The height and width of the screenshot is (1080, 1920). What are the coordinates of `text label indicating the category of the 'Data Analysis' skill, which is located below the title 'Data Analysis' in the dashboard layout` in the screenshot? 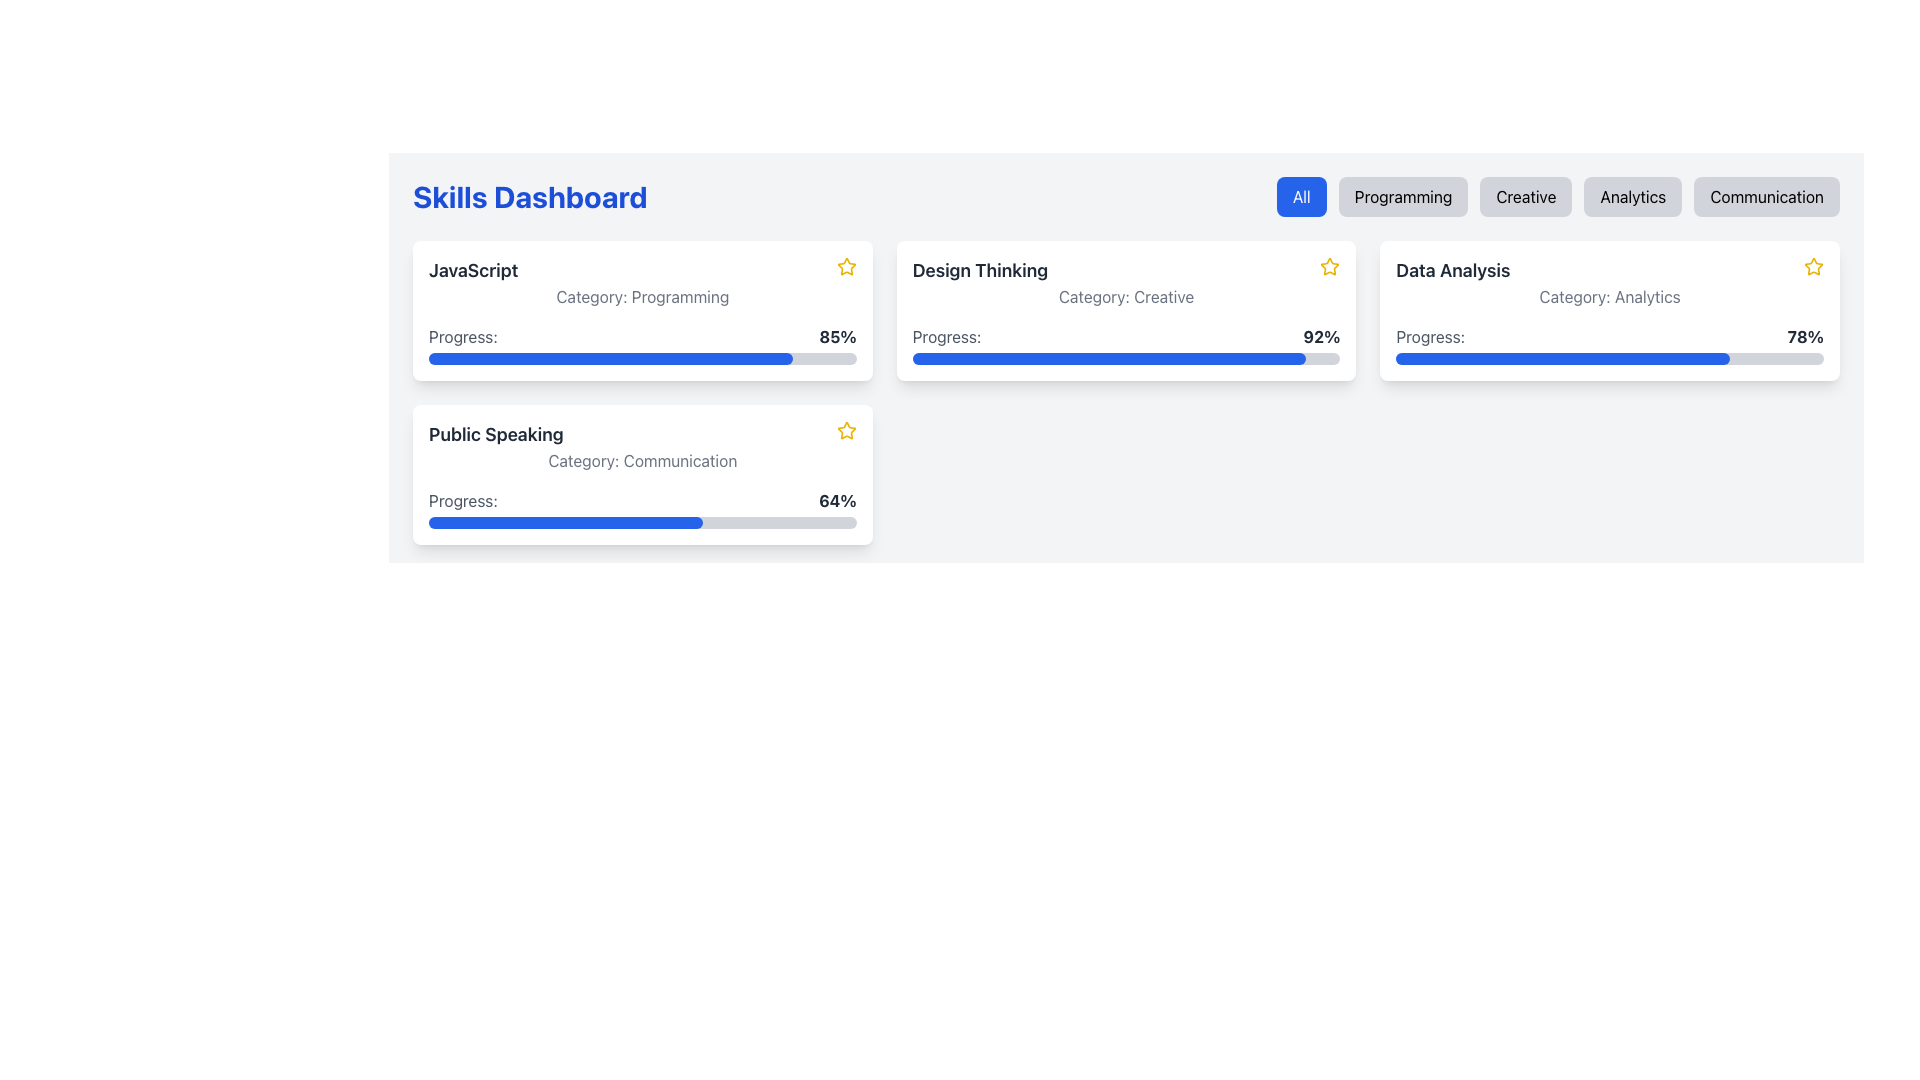 It's located at (1610, 297).